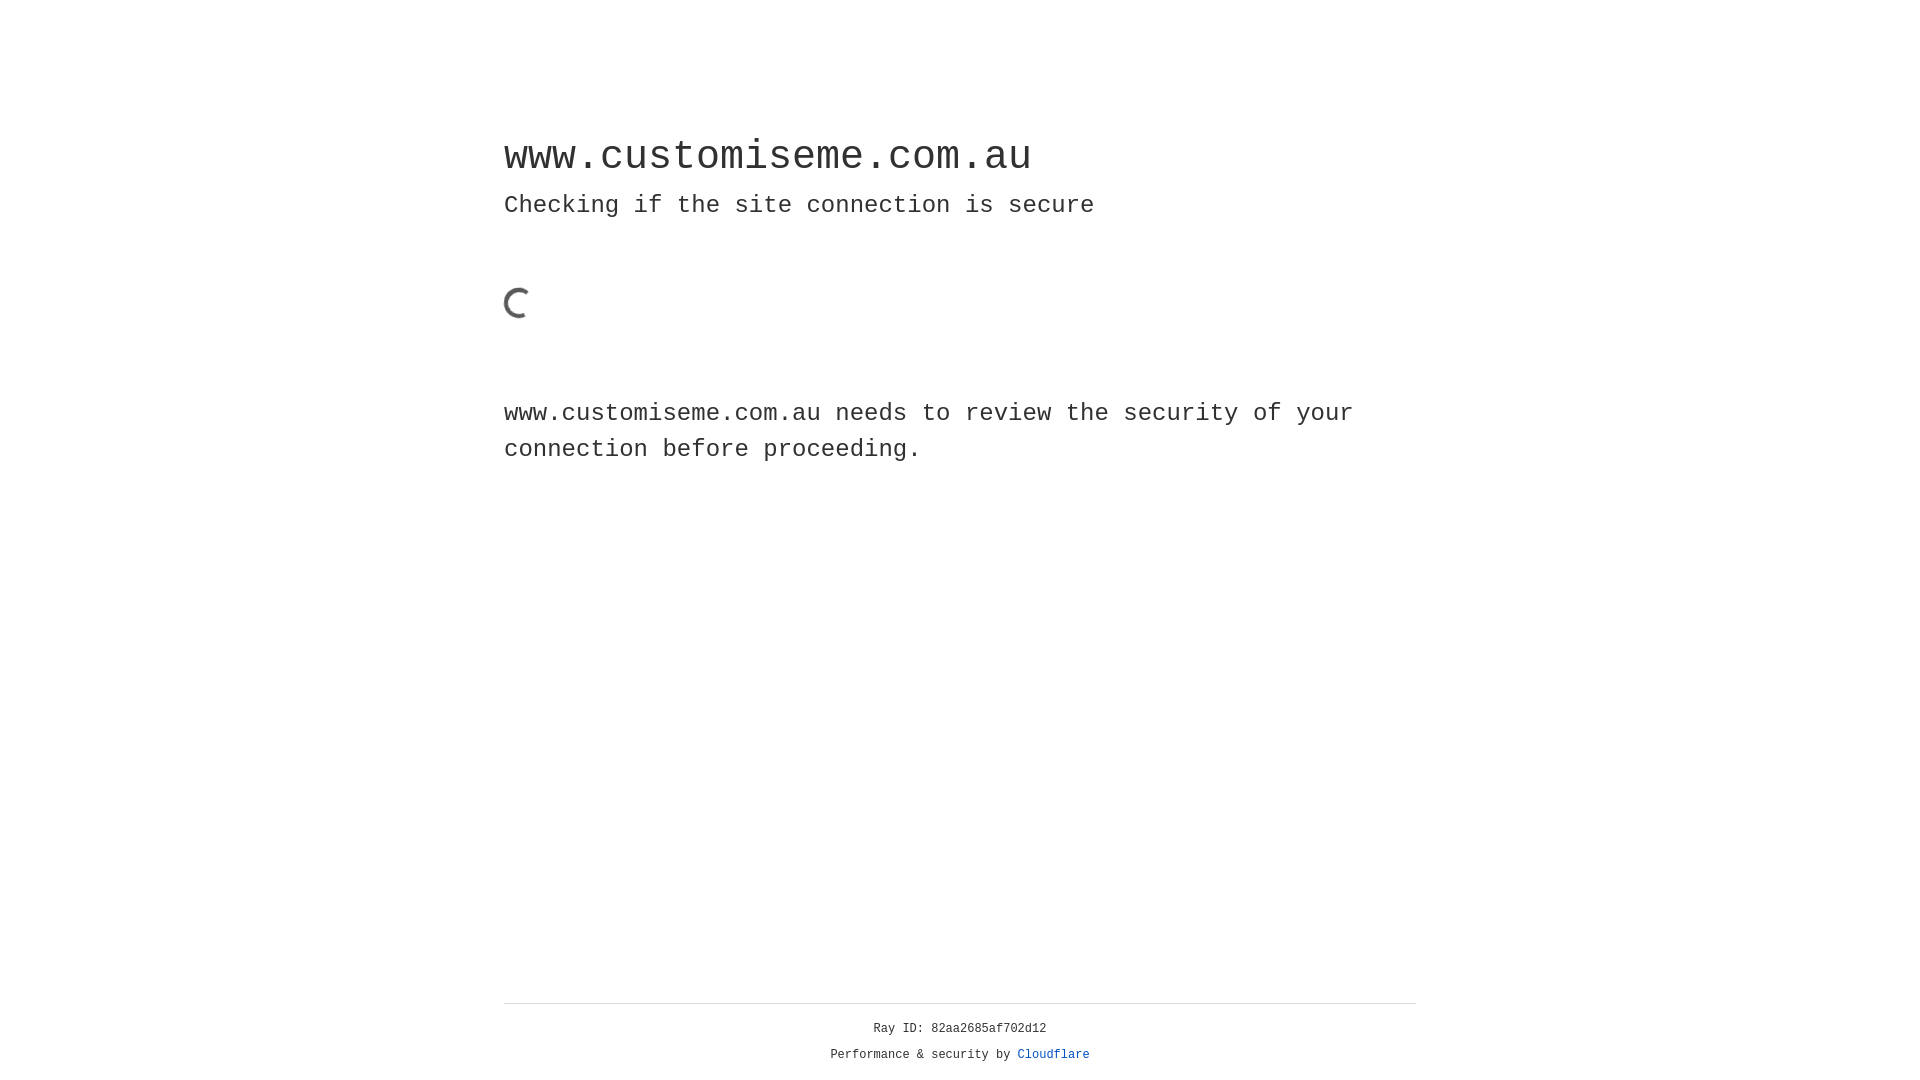 This screenshot has width=1920, height=1080. Describe the element at coordinates (1017, 1054) in the screenshot. I see `'Cloudflare'` at that location.